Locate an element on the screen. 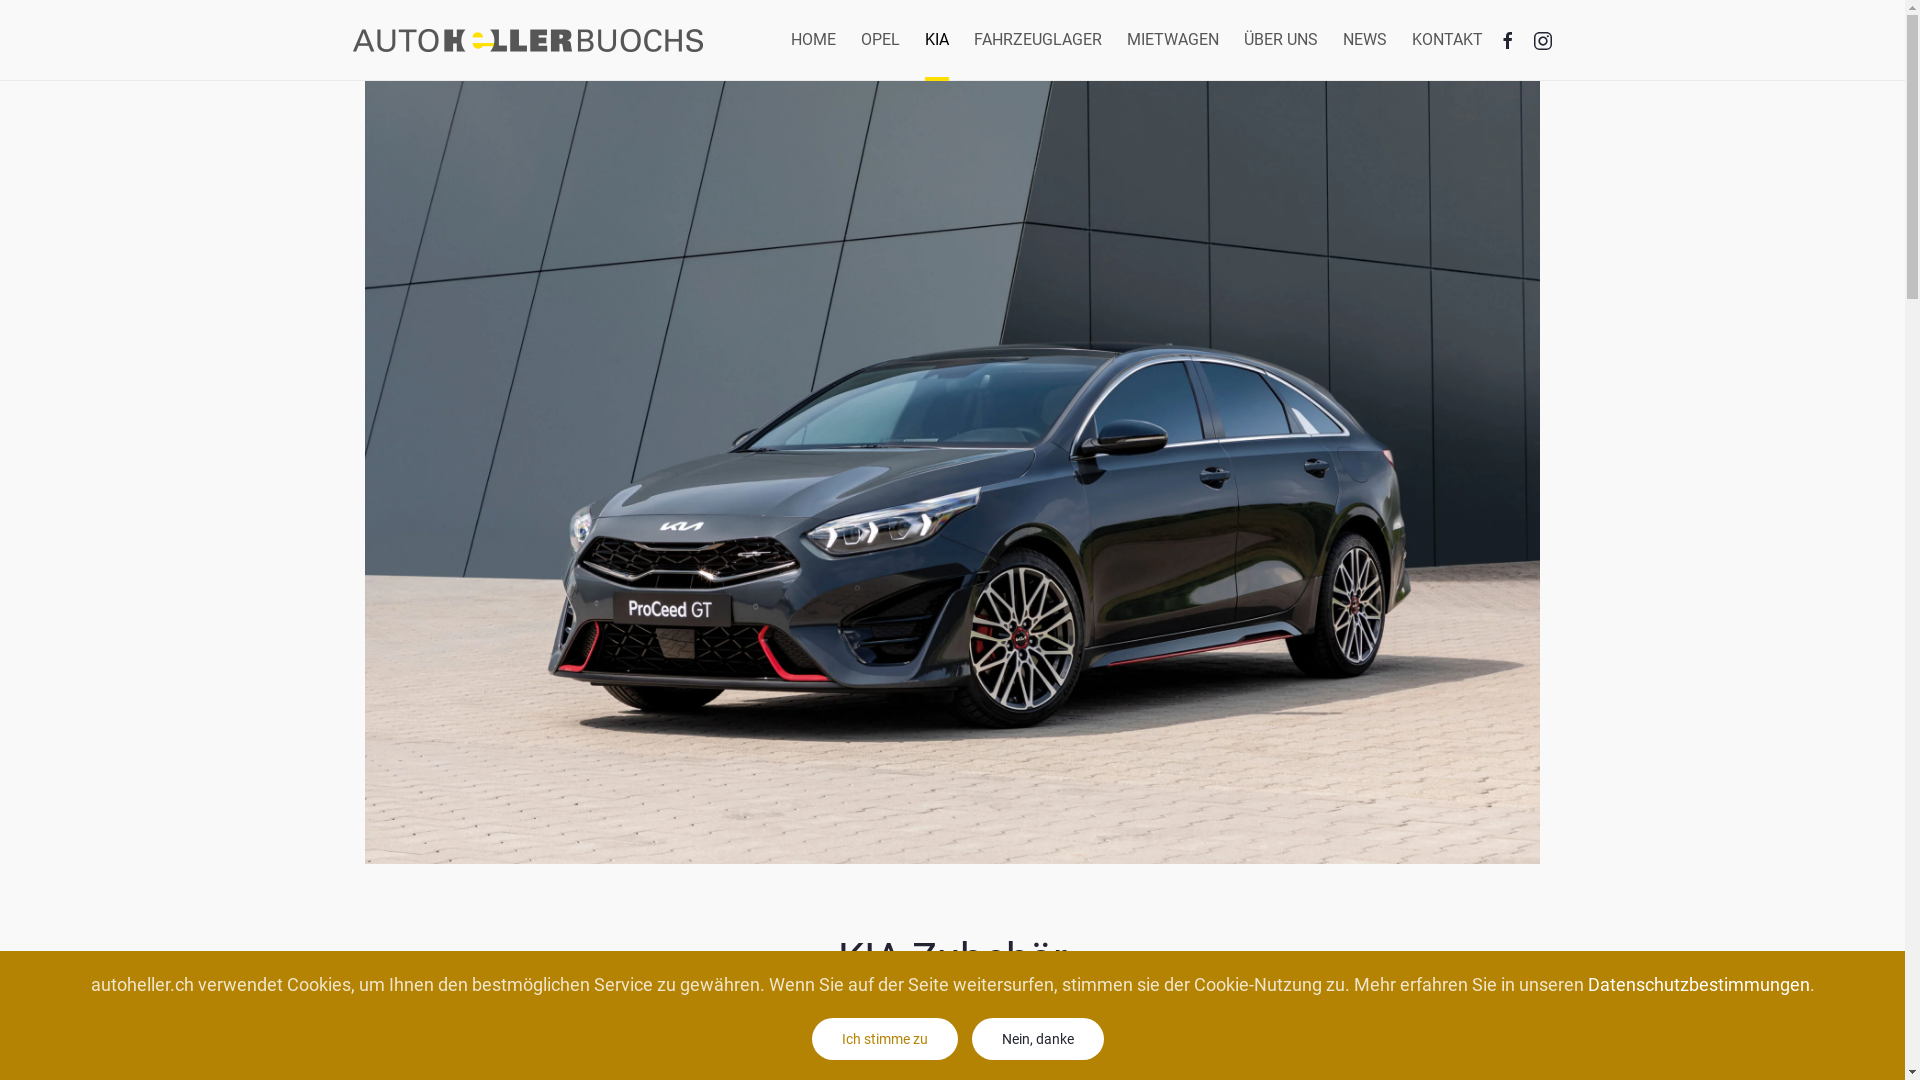 This screenshot has height=1080, width=1920. 'FAHRZEUGLAGER' is located at coordinates (974, 39).